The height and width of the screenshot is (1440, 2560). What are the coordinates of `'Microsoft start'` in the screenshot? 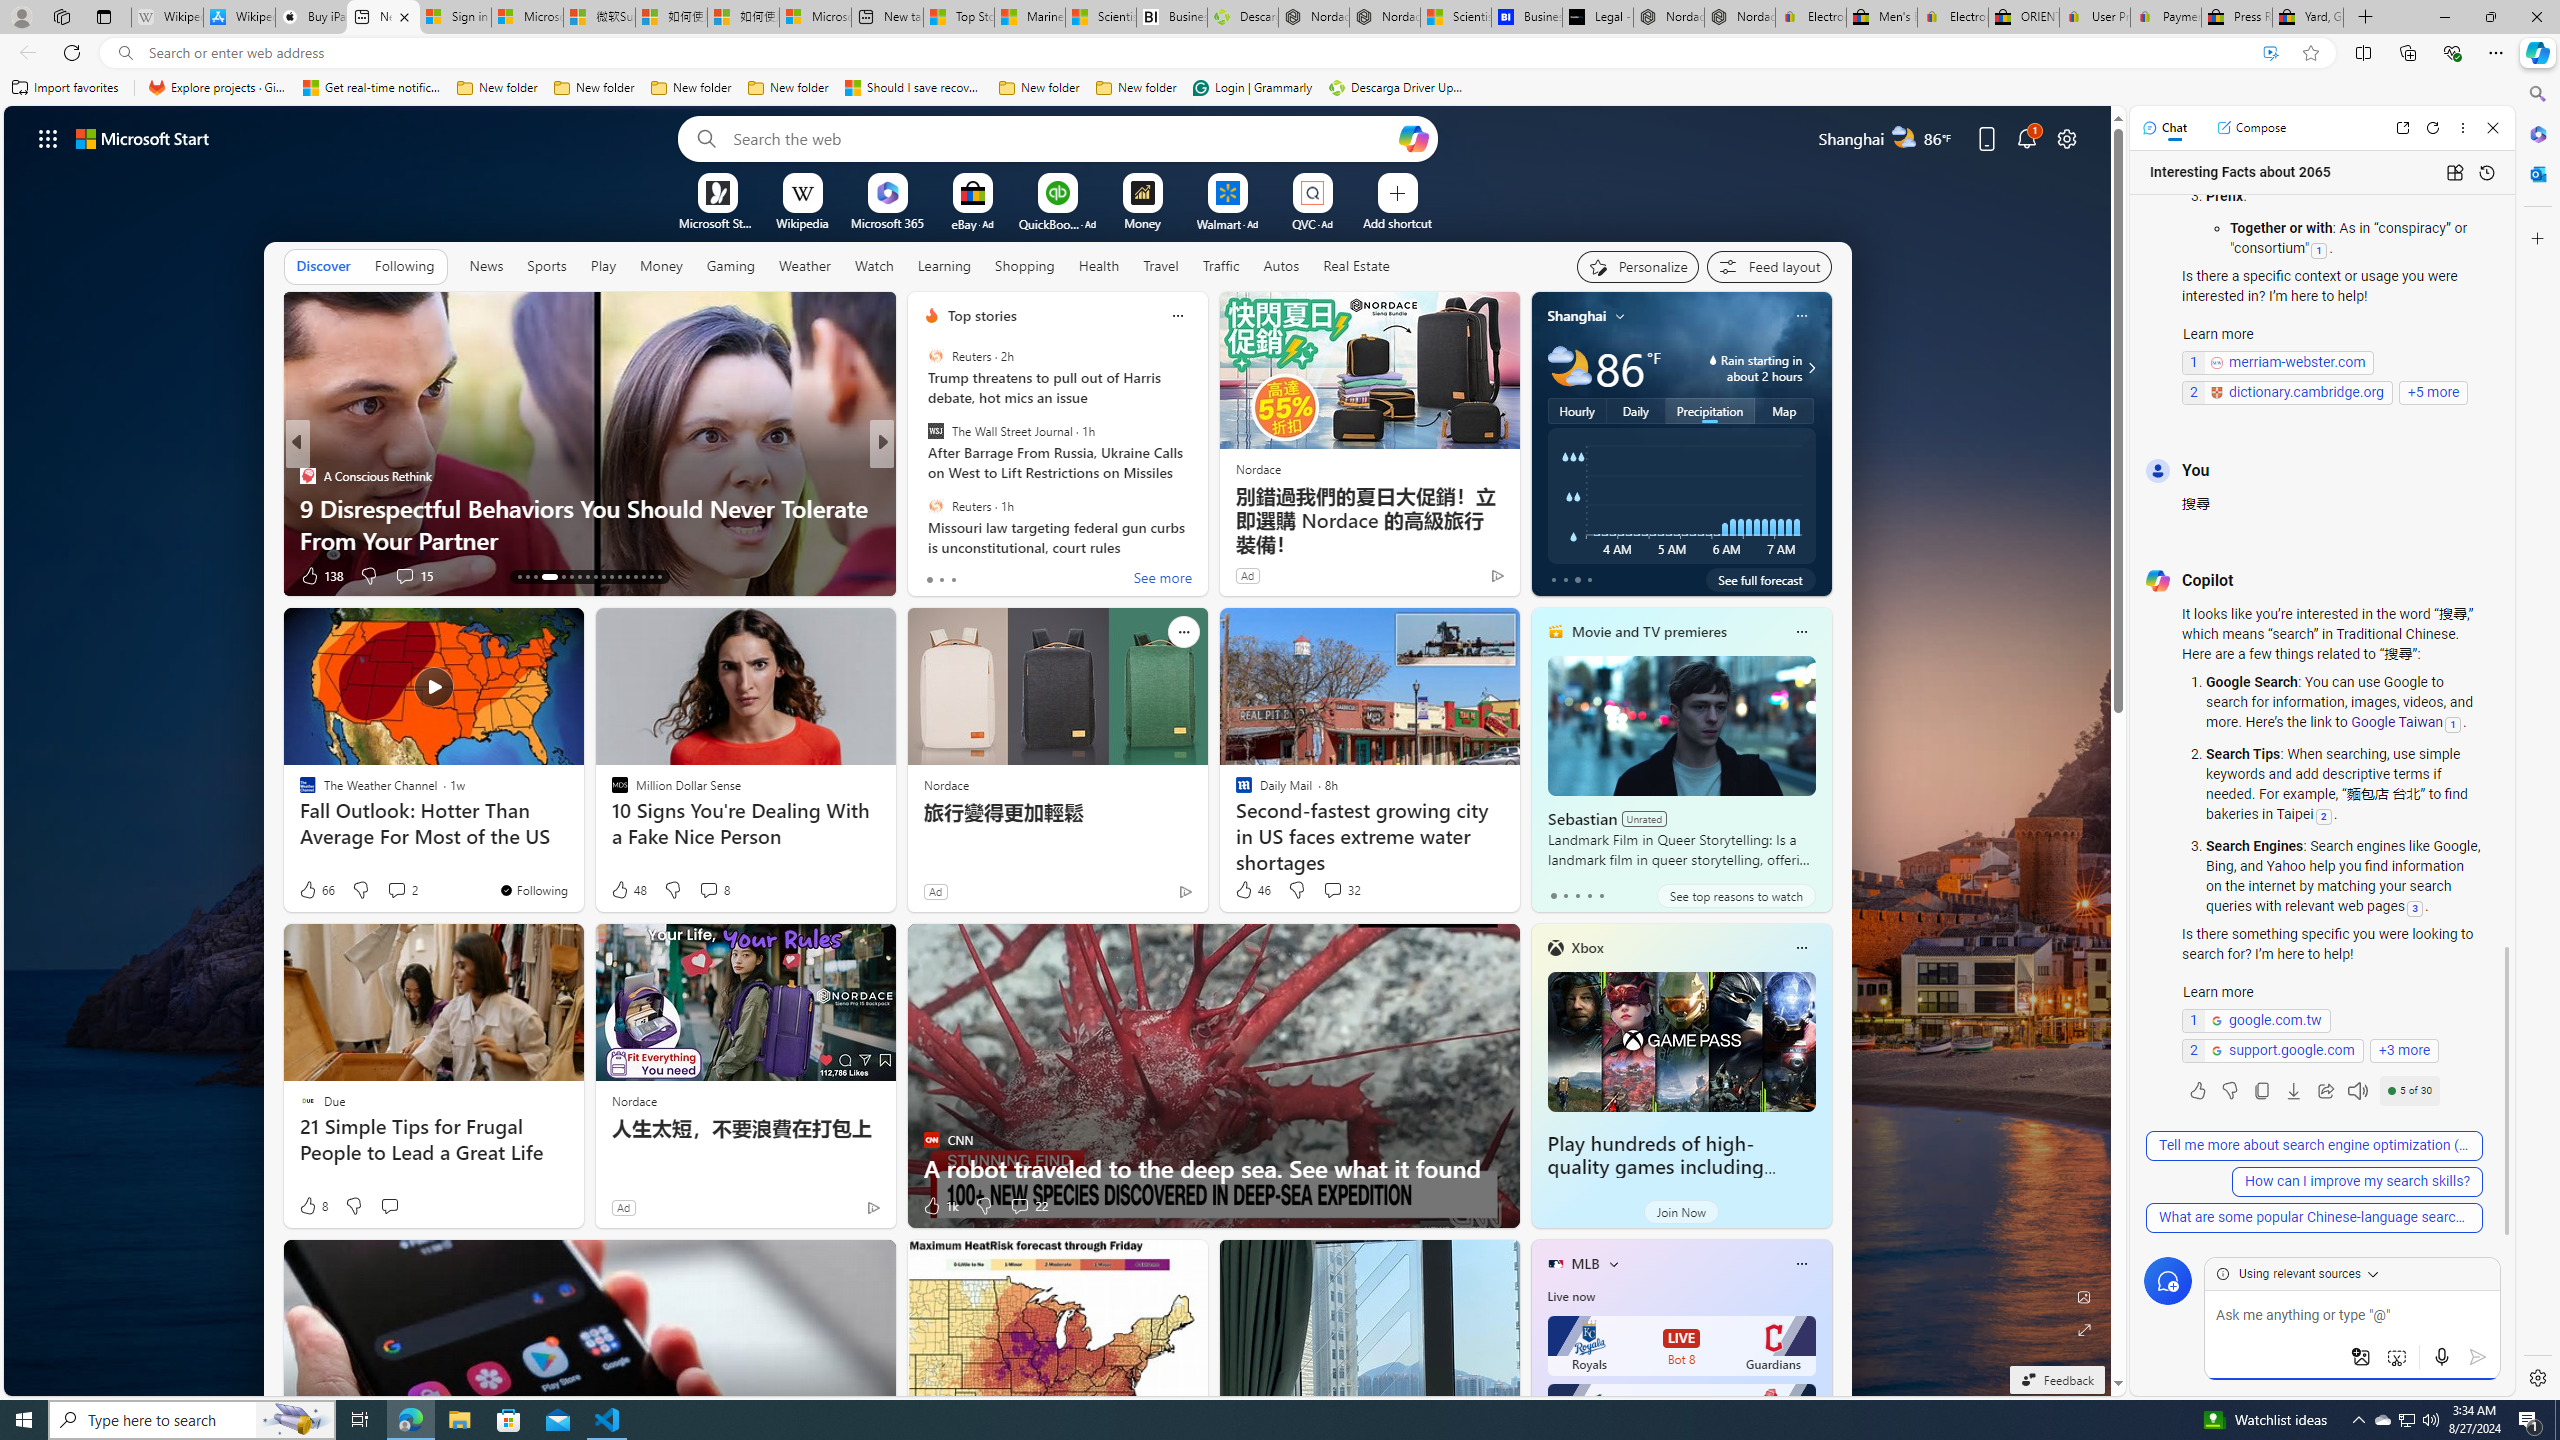 It's located at (142, 137).